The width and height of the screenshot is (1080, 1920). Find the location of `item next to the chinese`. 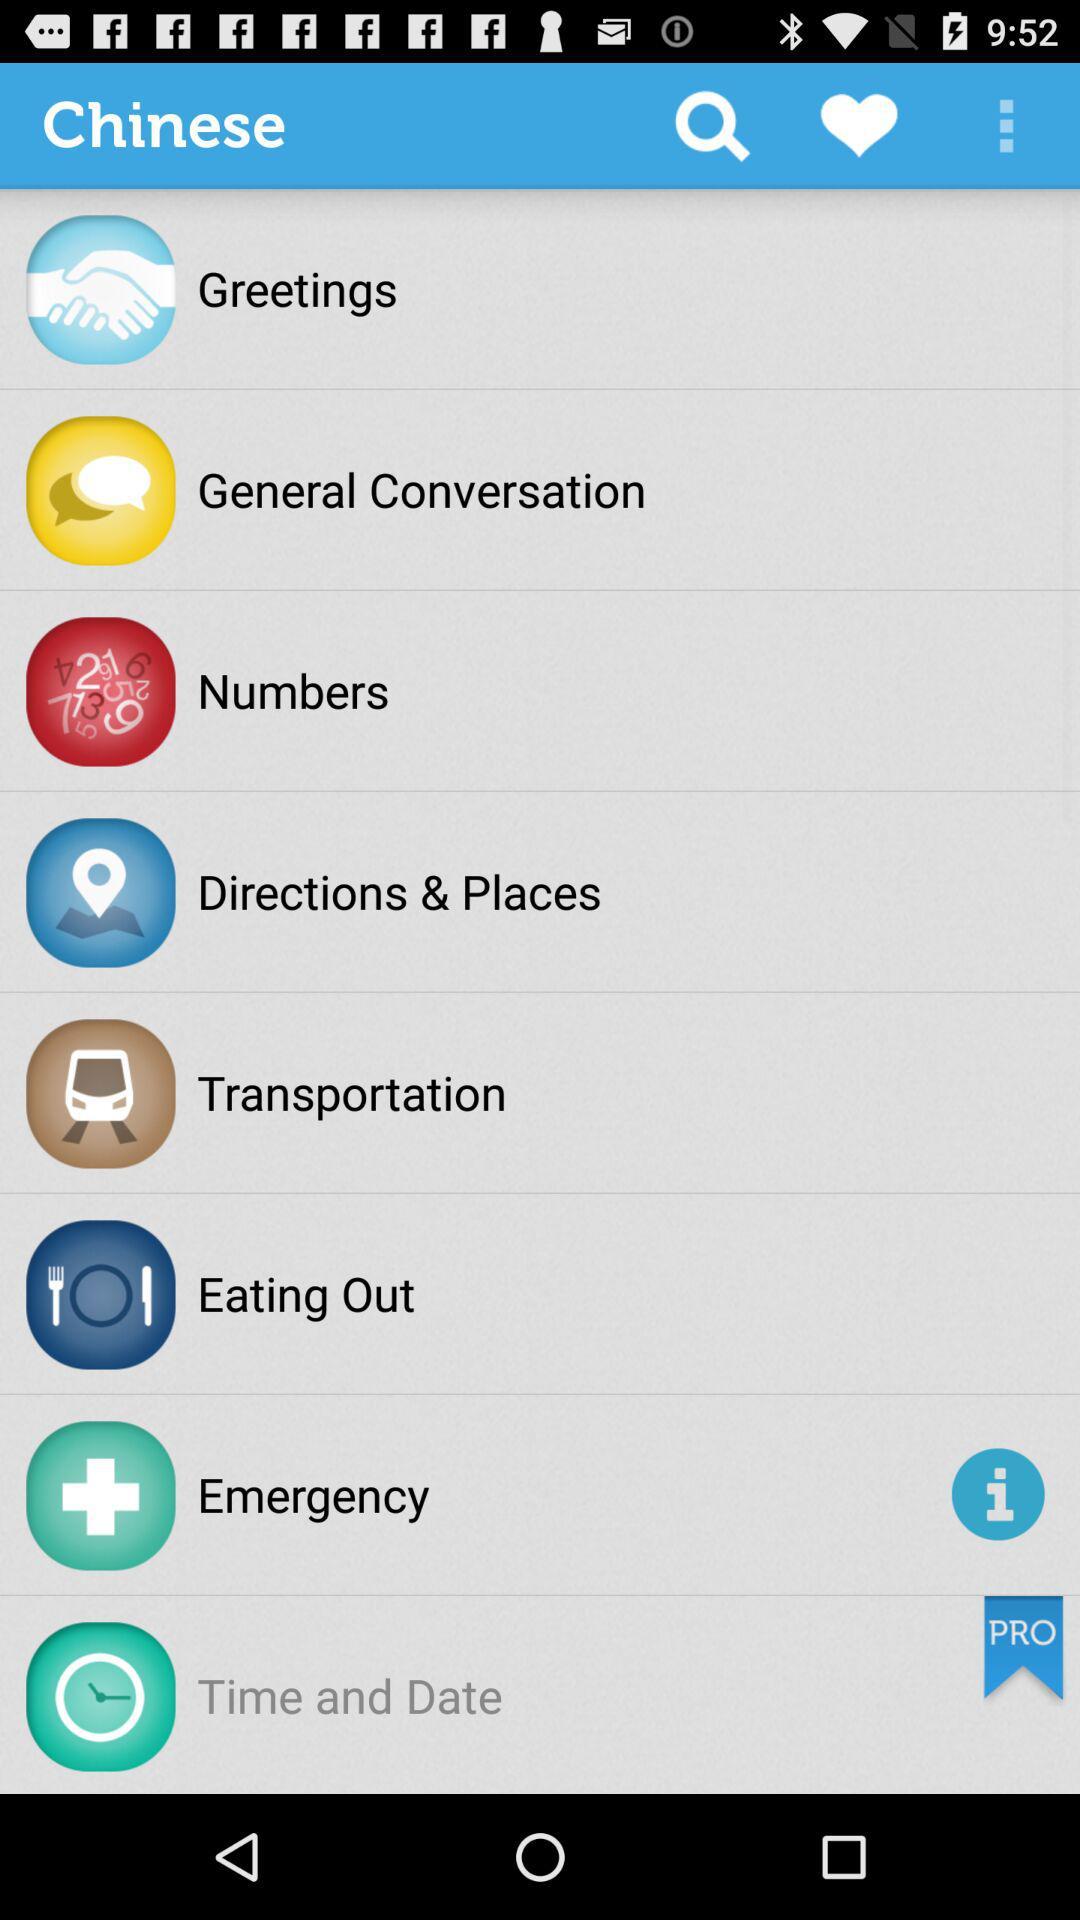

item next to the chinese is located at coordinates (711, 124).